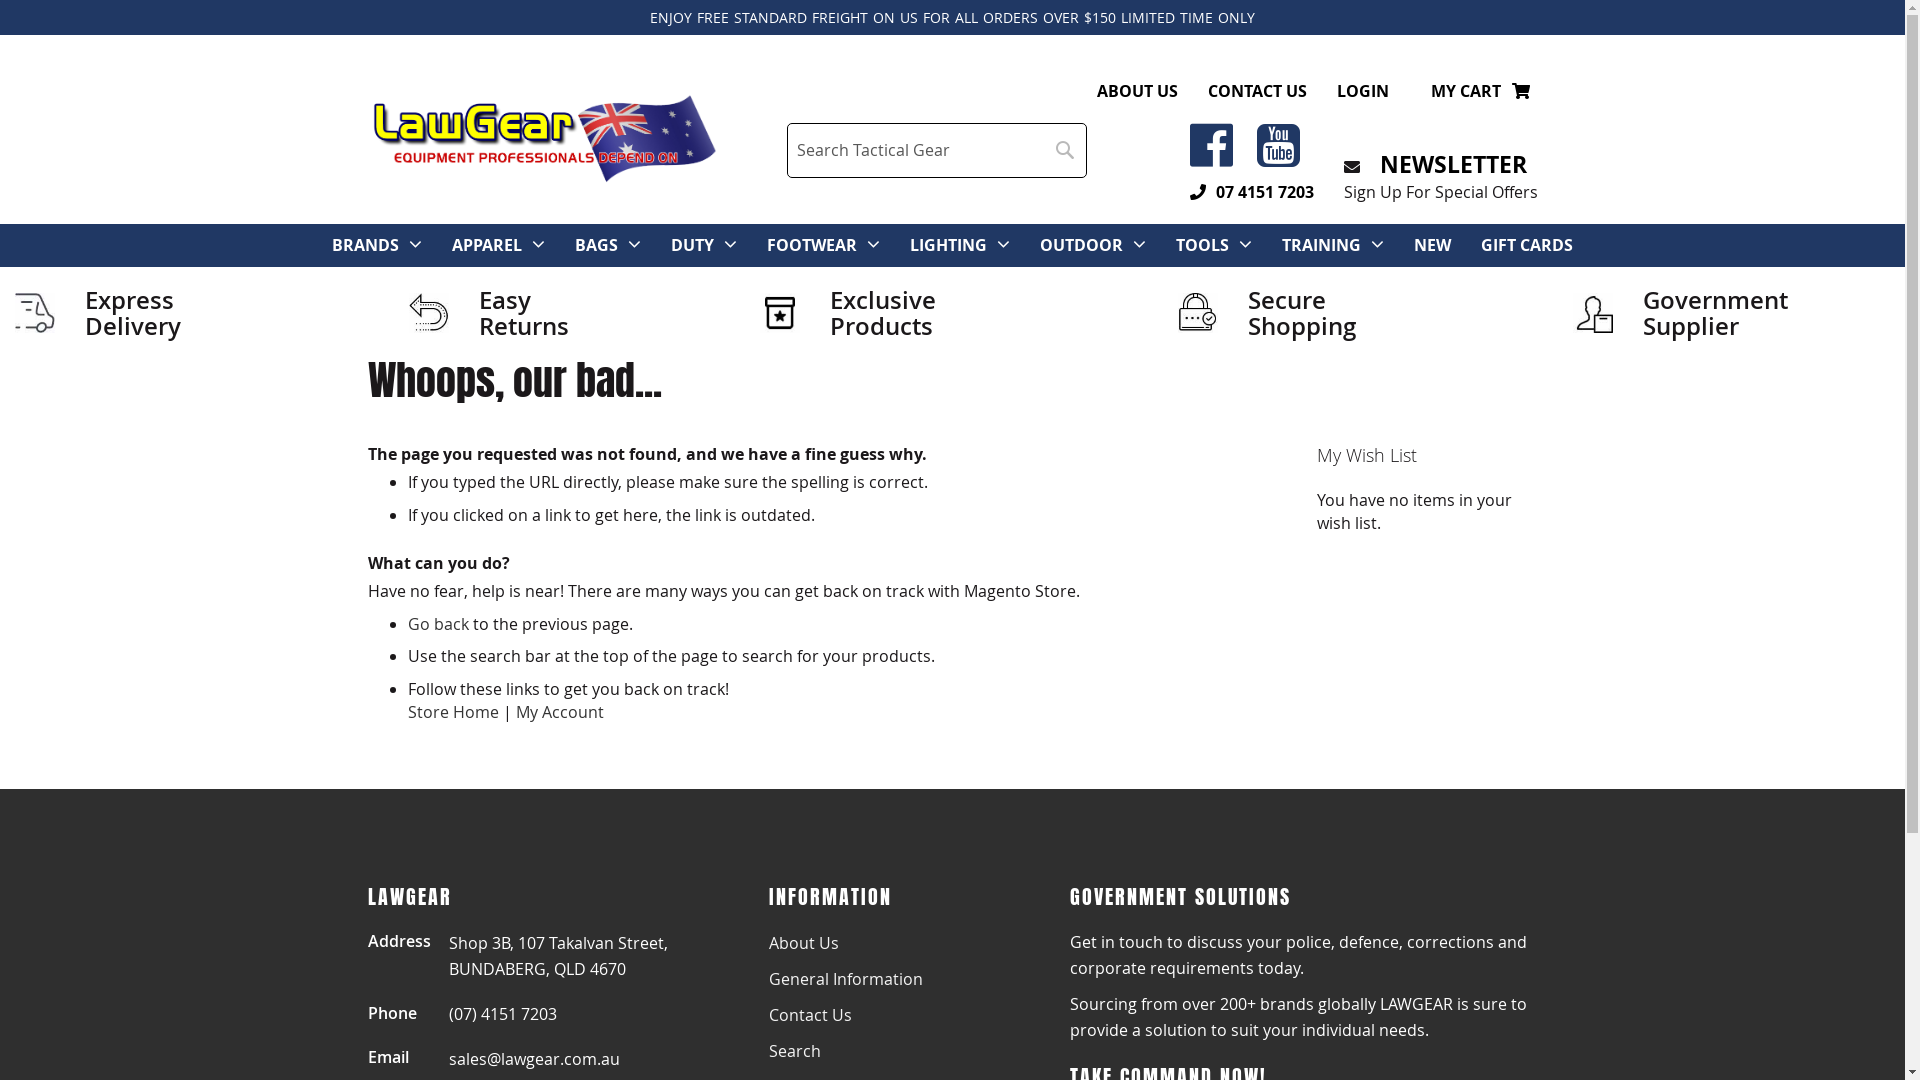 Image resolution: width=1920 pixels, height=1080 pixels. I want to click on 'OUTDOOR', so click(1080, 244).